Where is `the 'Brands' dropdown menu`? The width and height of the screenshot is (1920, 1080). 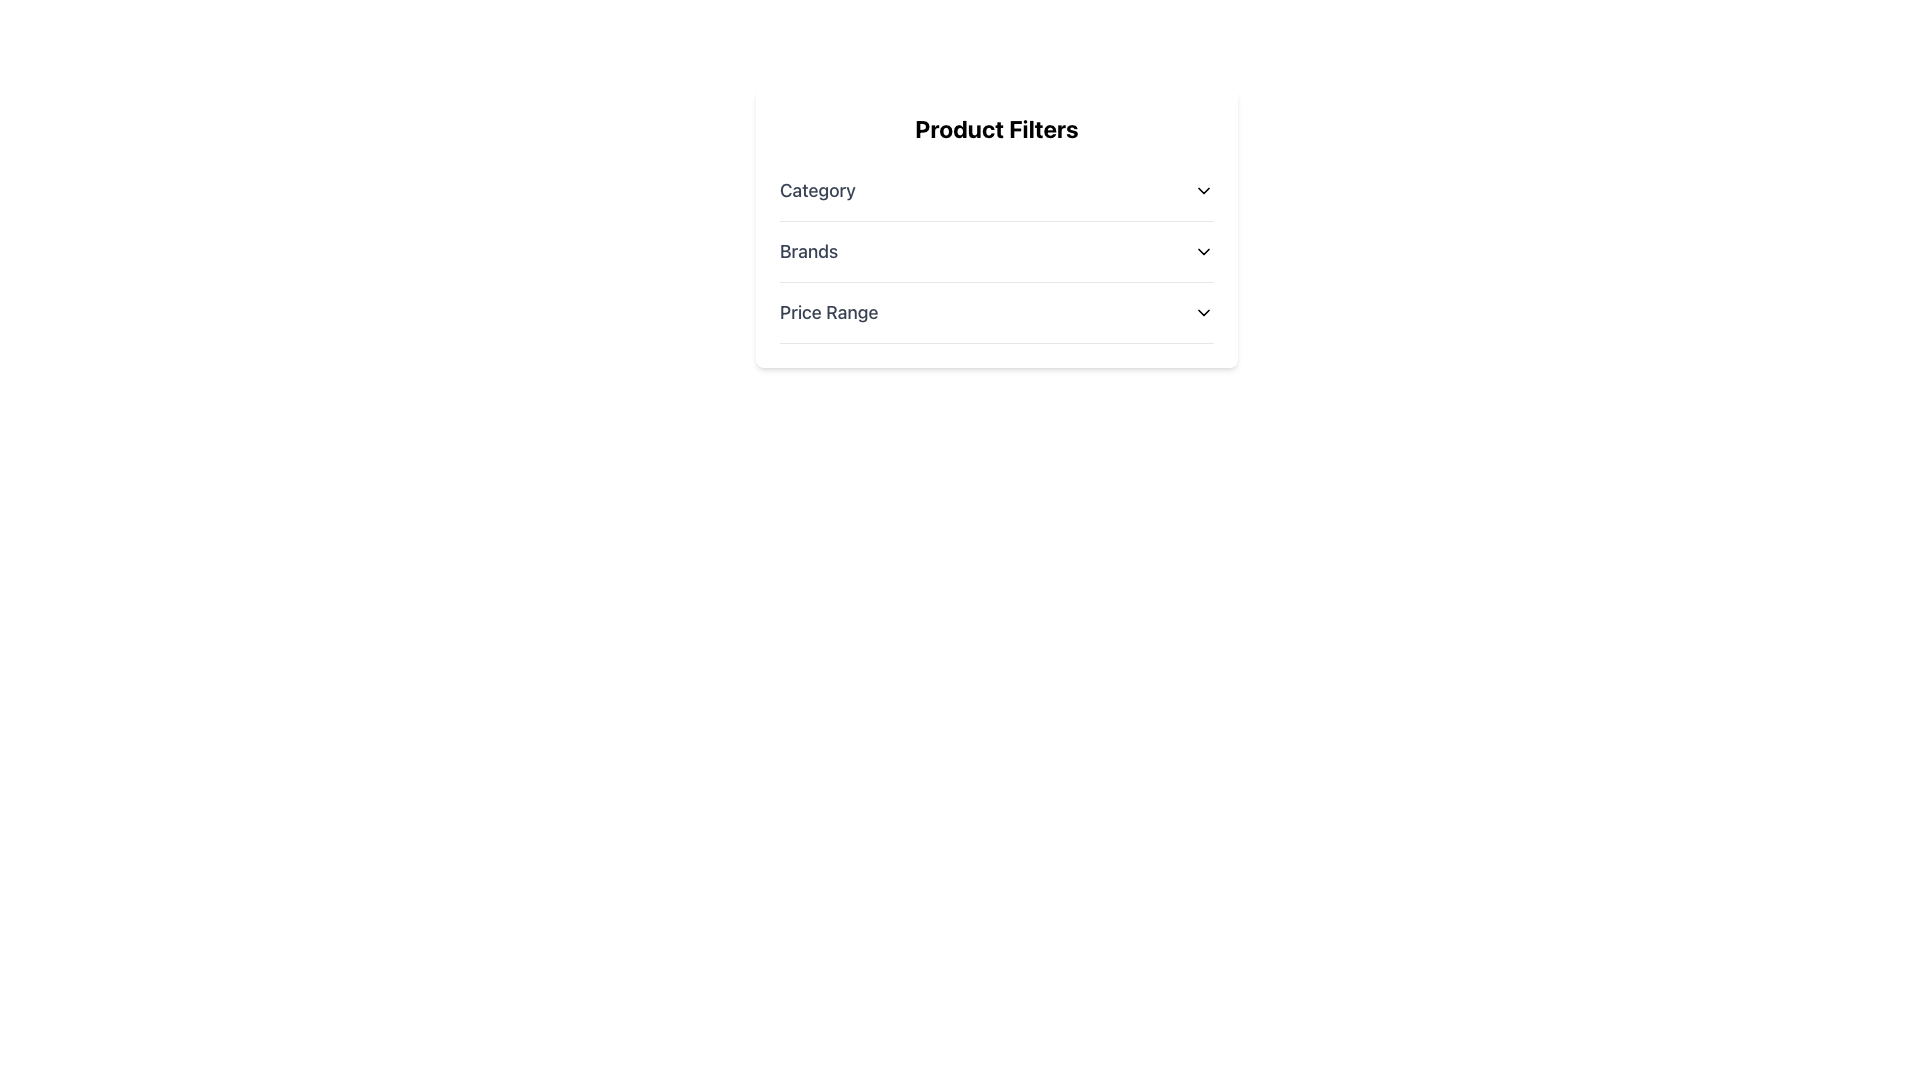
the 'Brands' dropdown menu is located at coordinates (997, 250).